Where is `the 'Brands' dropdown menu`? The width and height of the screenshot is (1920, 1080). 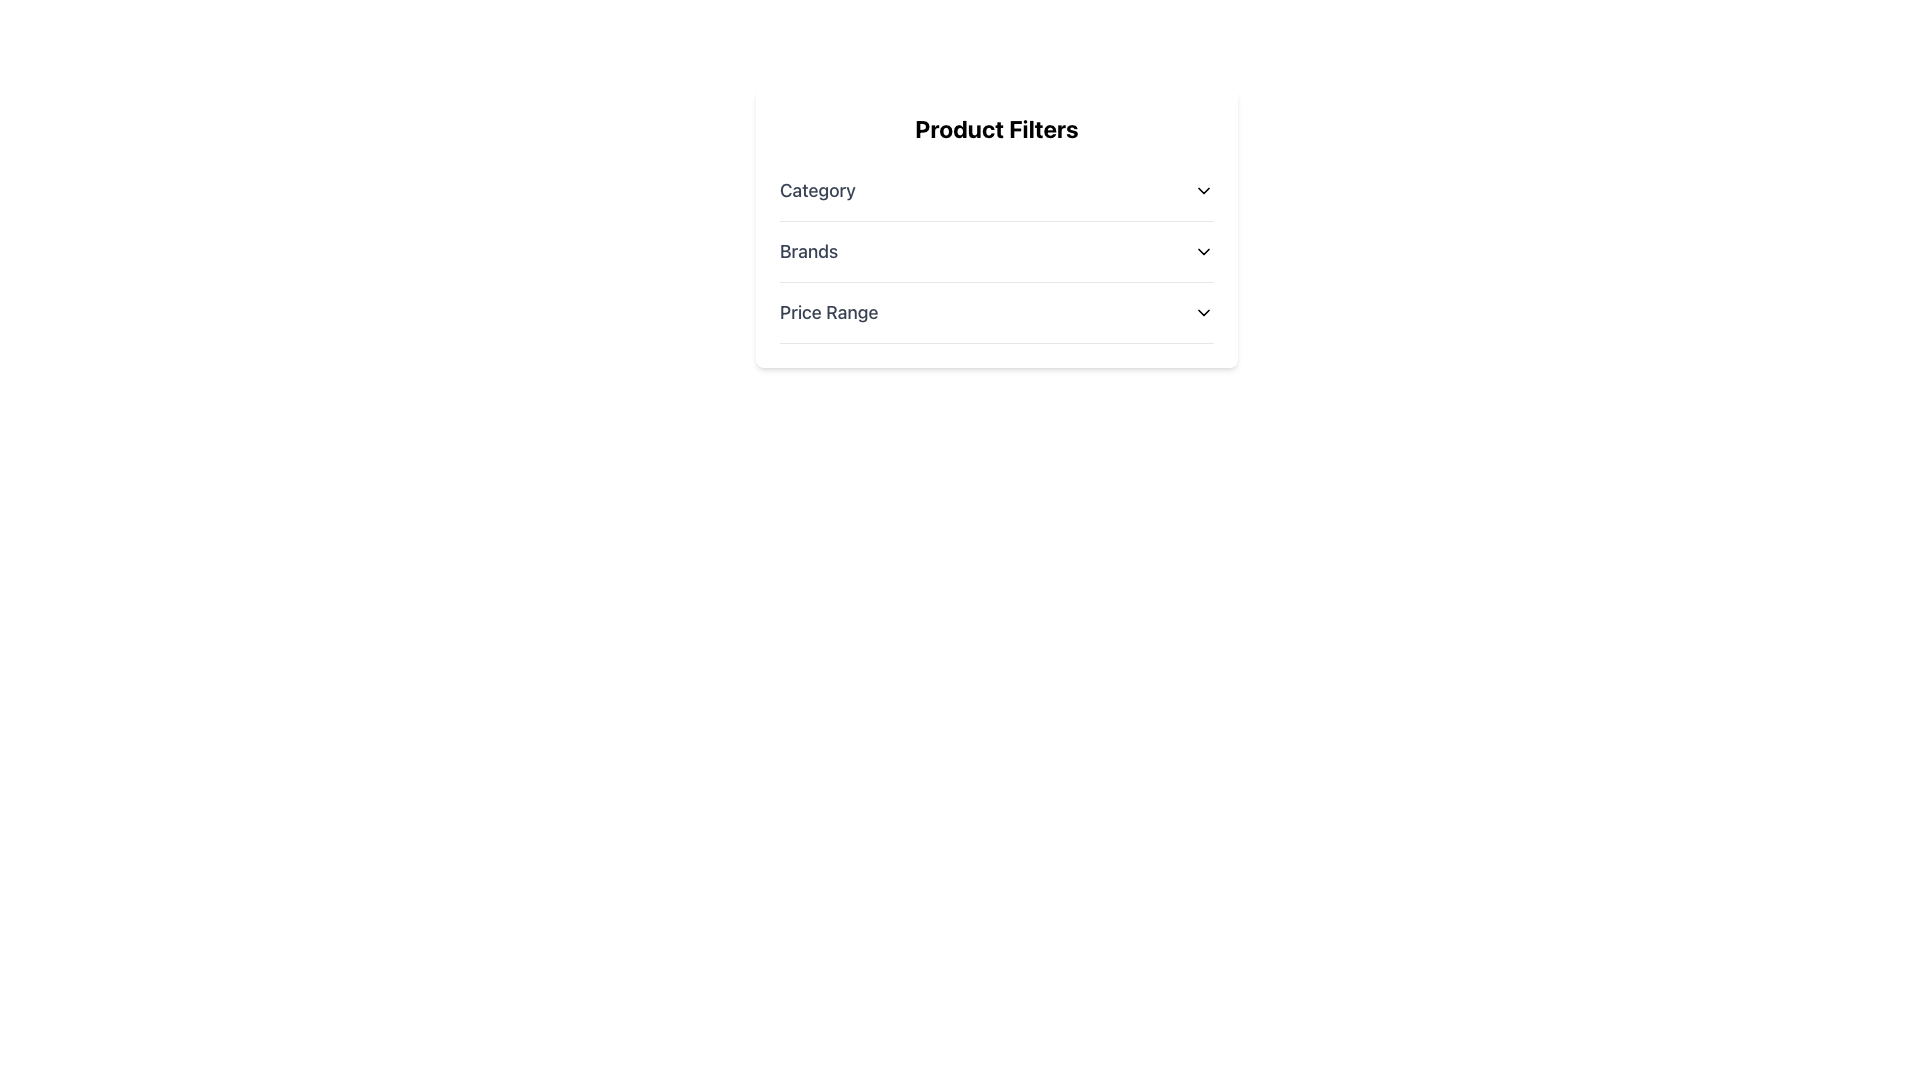
the 'Brands' dropdown menu is located at coordinates (997, 250).